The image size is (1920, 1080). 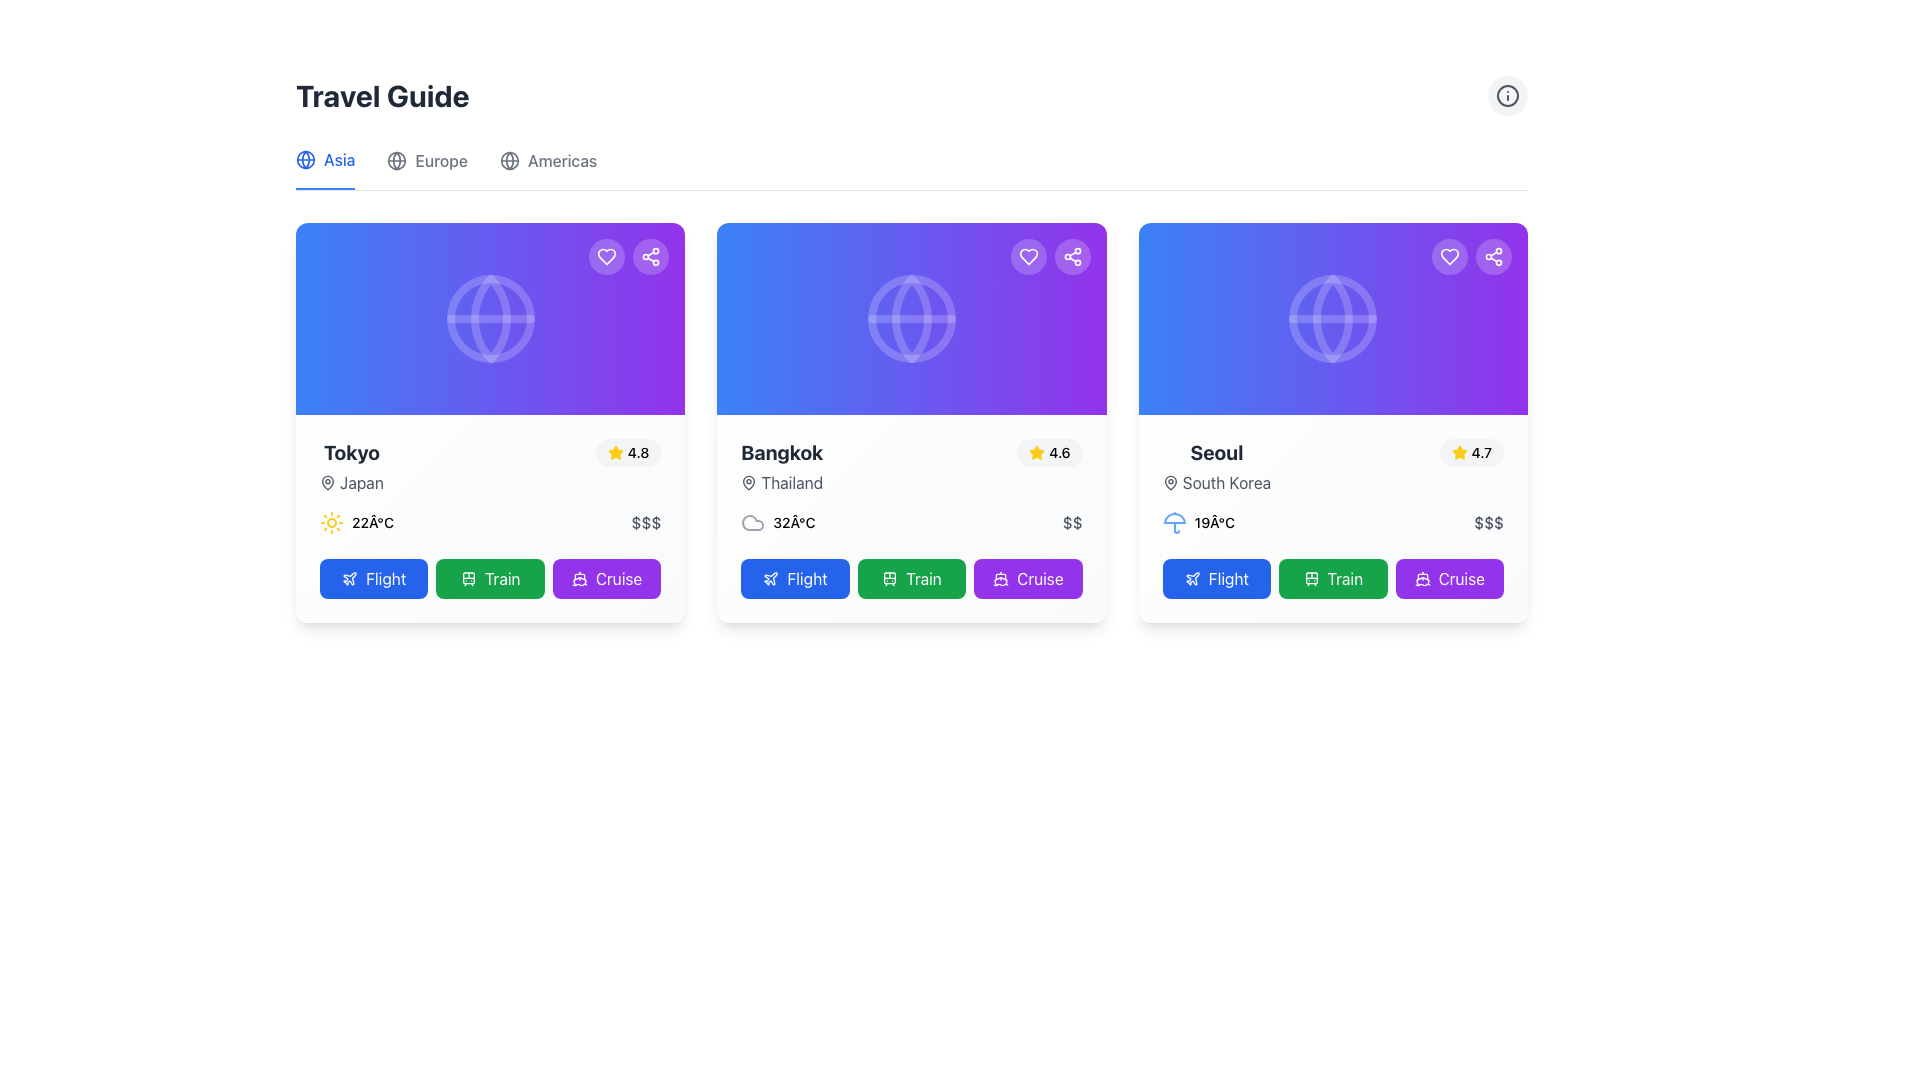 I want to click on the Decorative Banner Section, which is a rectangular gradient surface transitioning from blue to purple, located at the top of the second card from the left in a horizontal list, above the text 'Bangkok', so click(x=911, y=318).